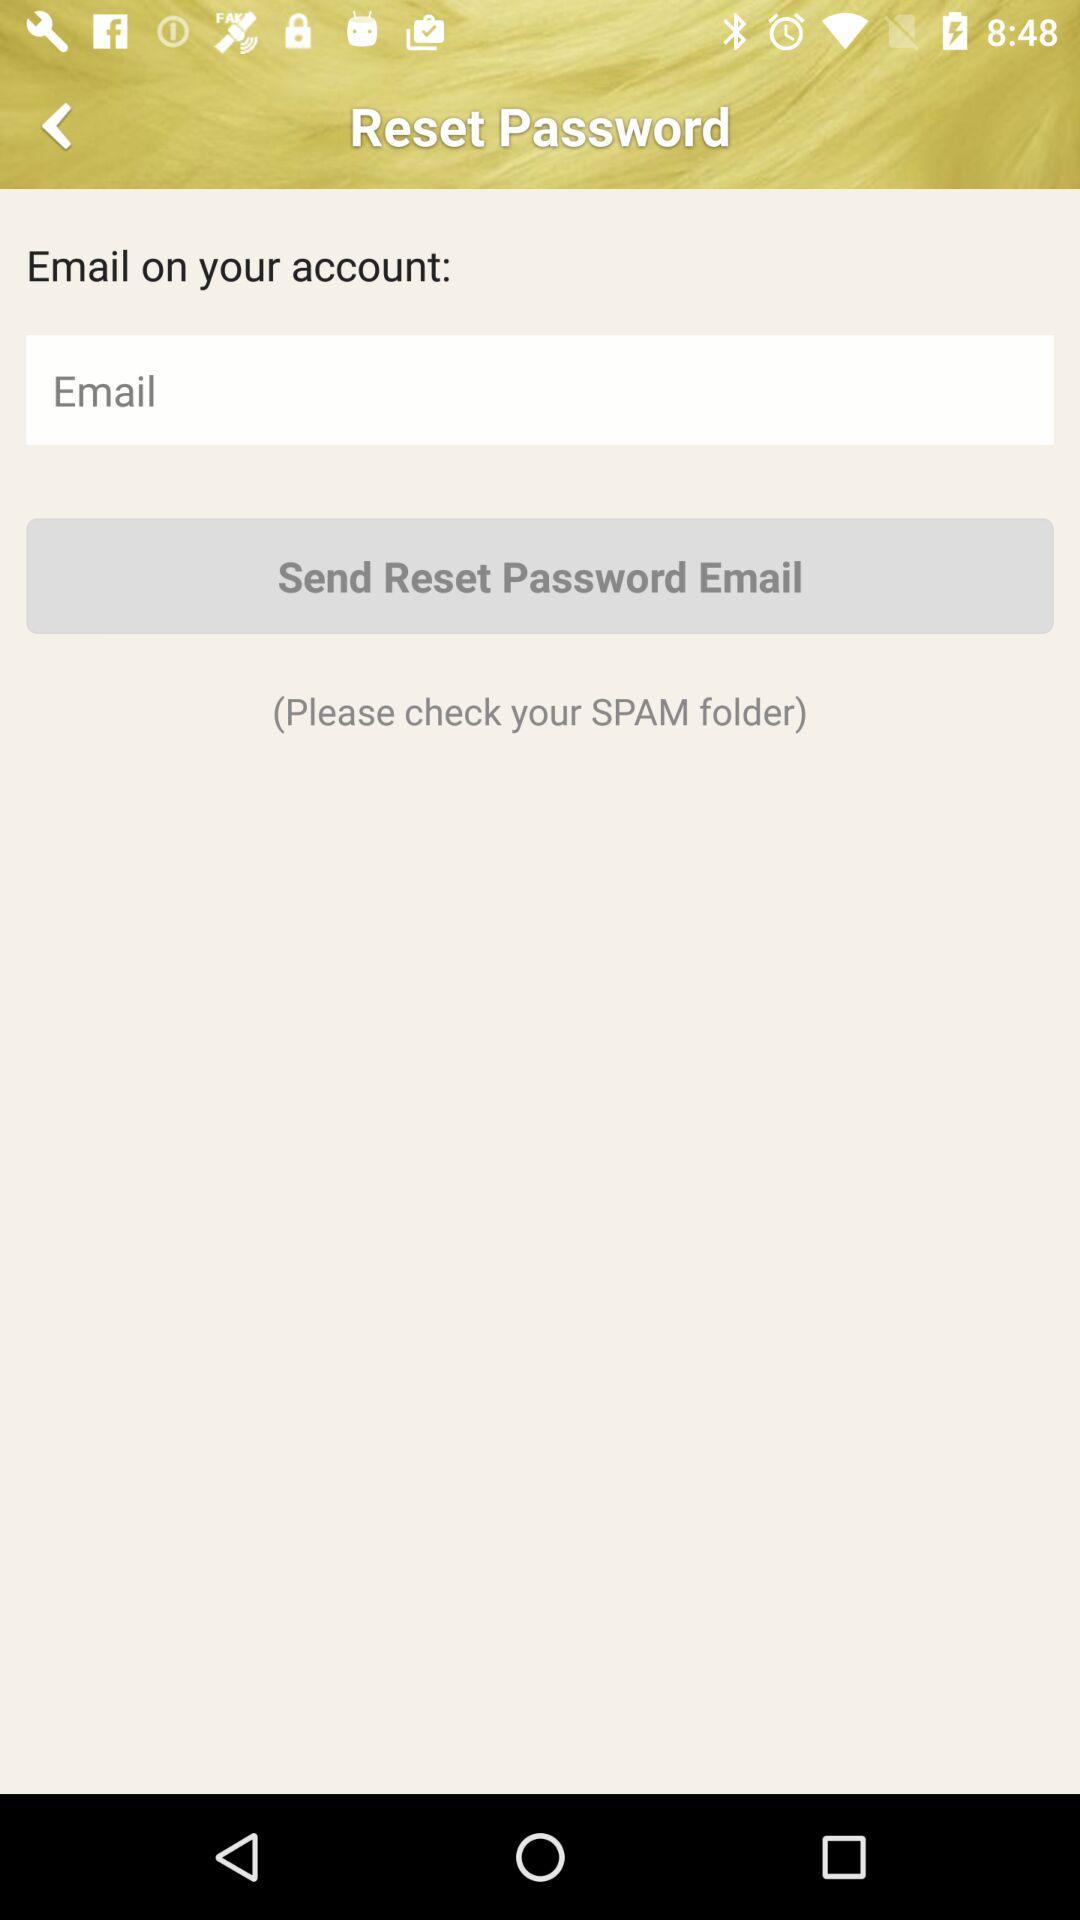 Image resolution: width=1080 pixels, height=1920 pixels. I want to click on go back, so click(59, 124).